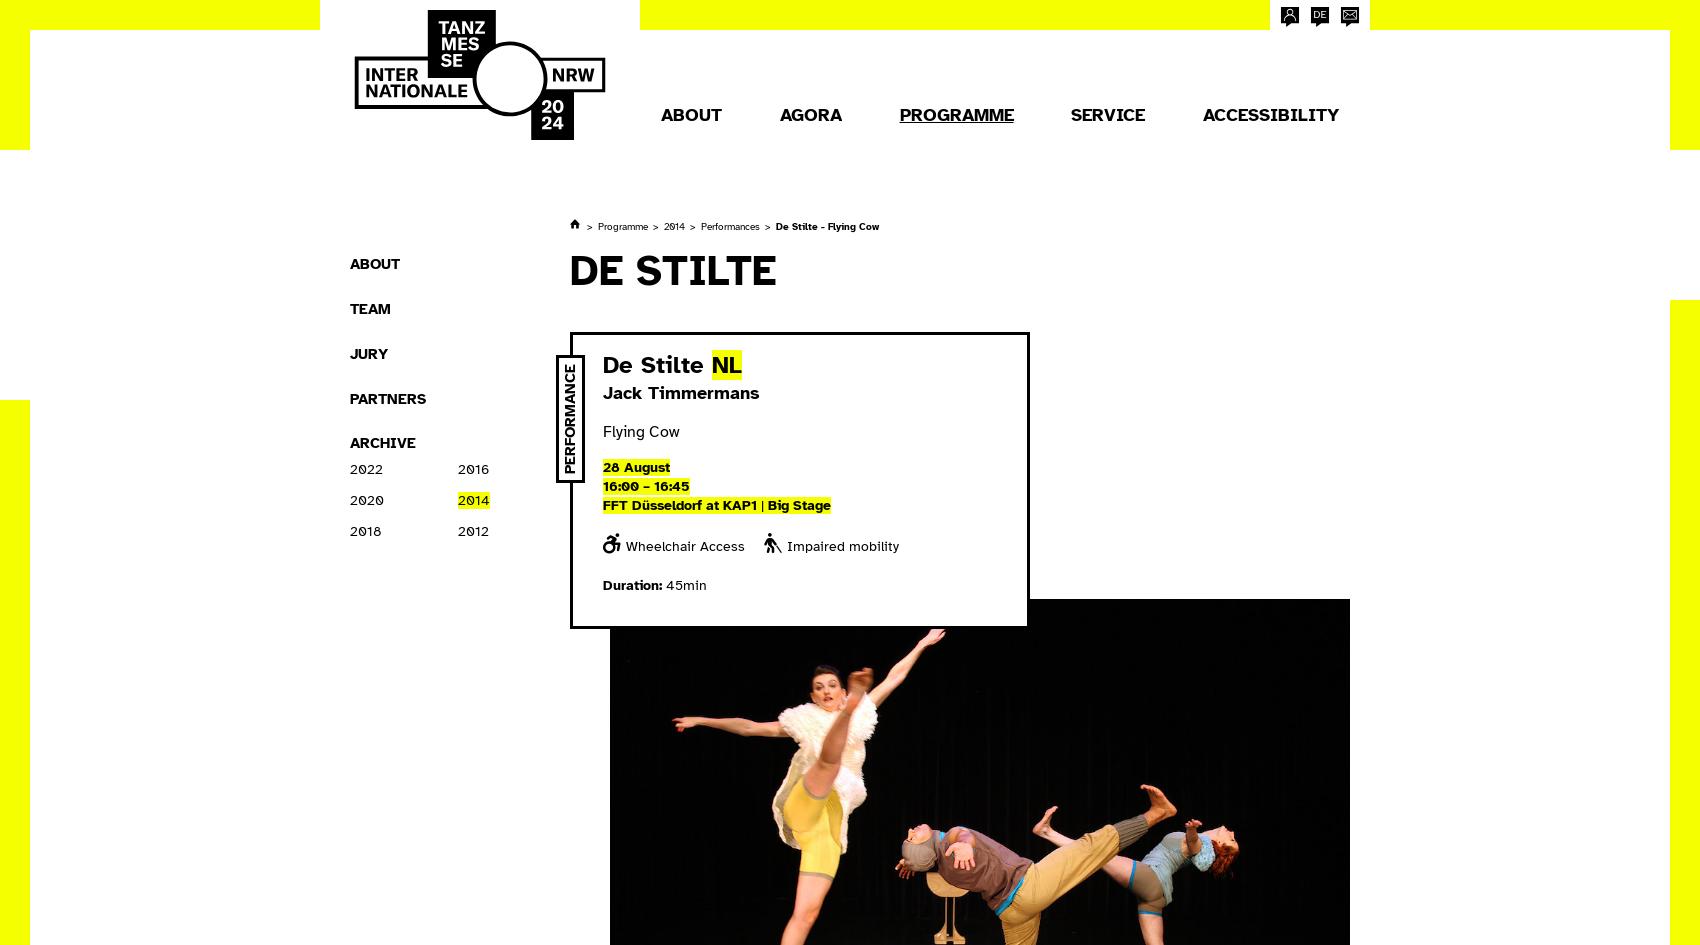  Describe the element at coordinates (368, 351) in the screenshot. I see `'Jury'` at that location.